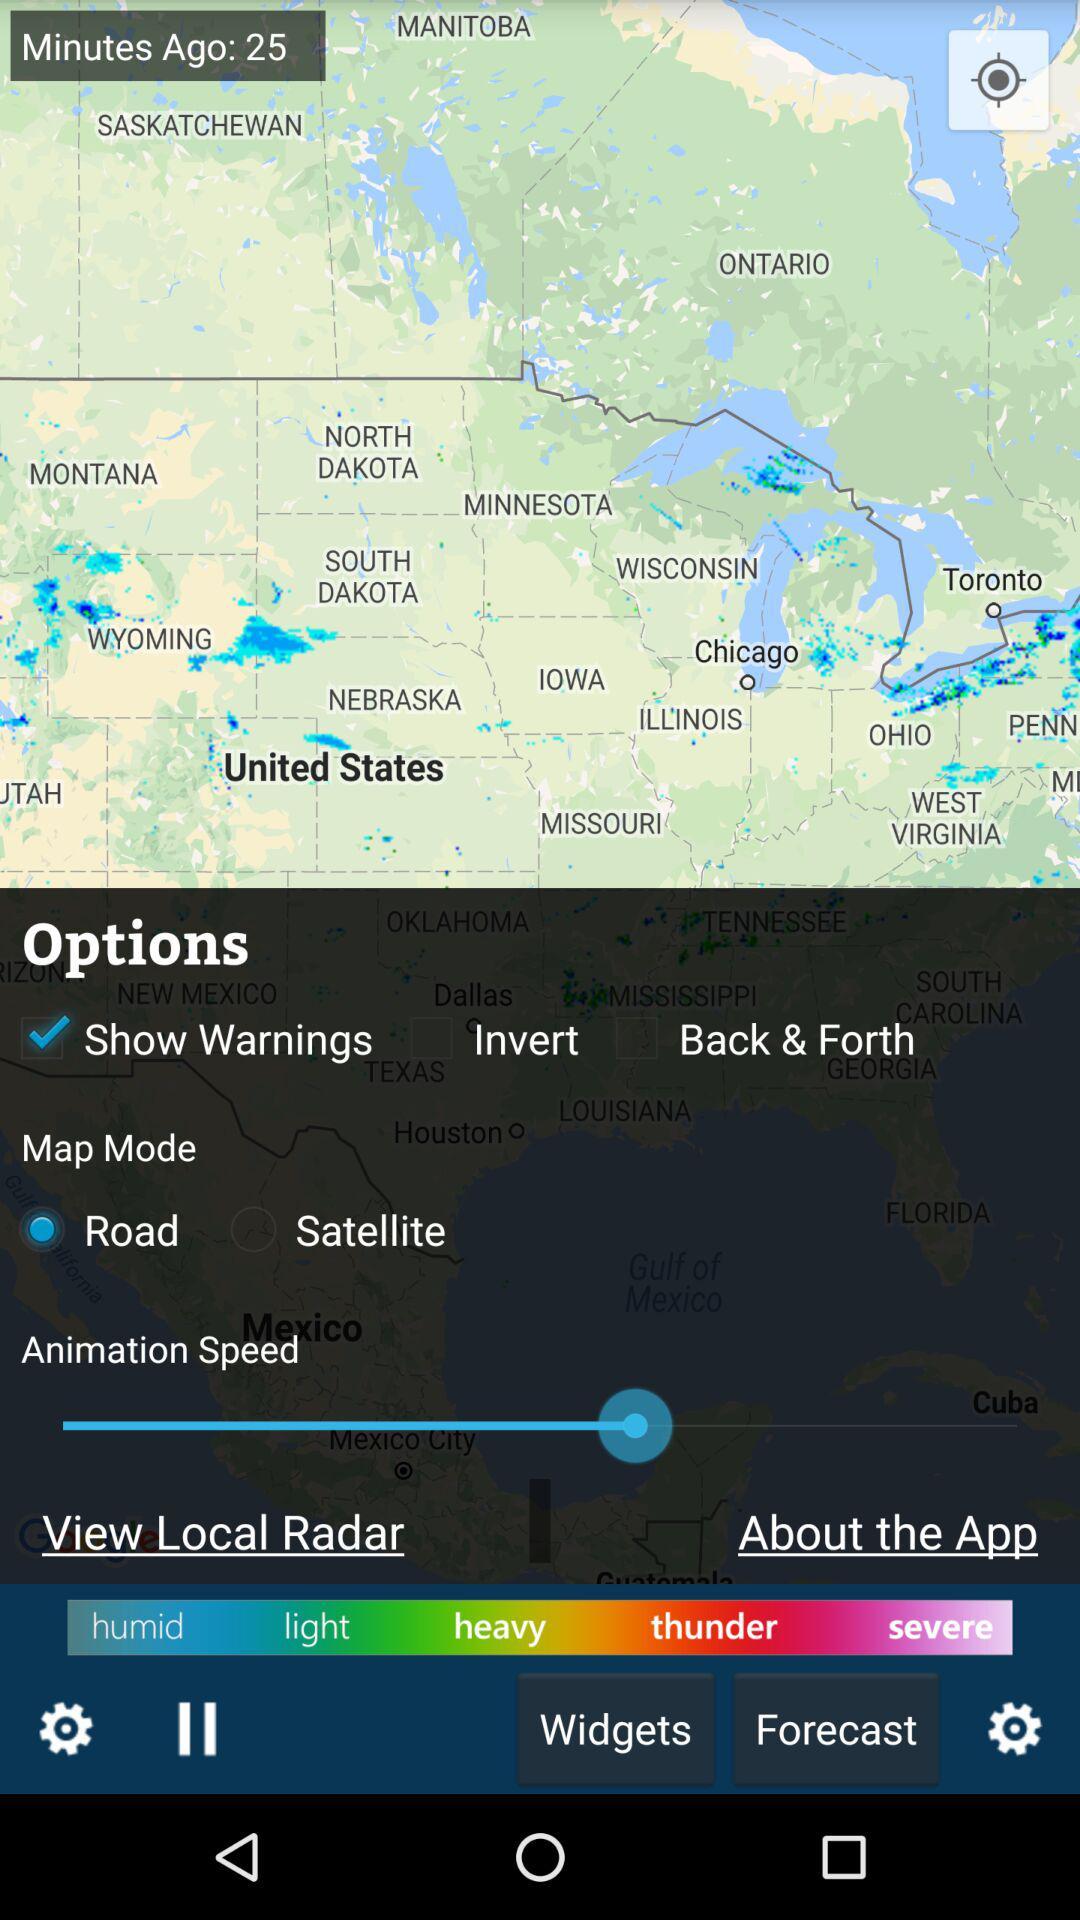 The width and height of the screenshot is (1080, 1920). What do you see at coordinates (731, 1530) in the screenshot?
I see `about the app which is before view local radar on the page` at bounding box center [731, 1530].